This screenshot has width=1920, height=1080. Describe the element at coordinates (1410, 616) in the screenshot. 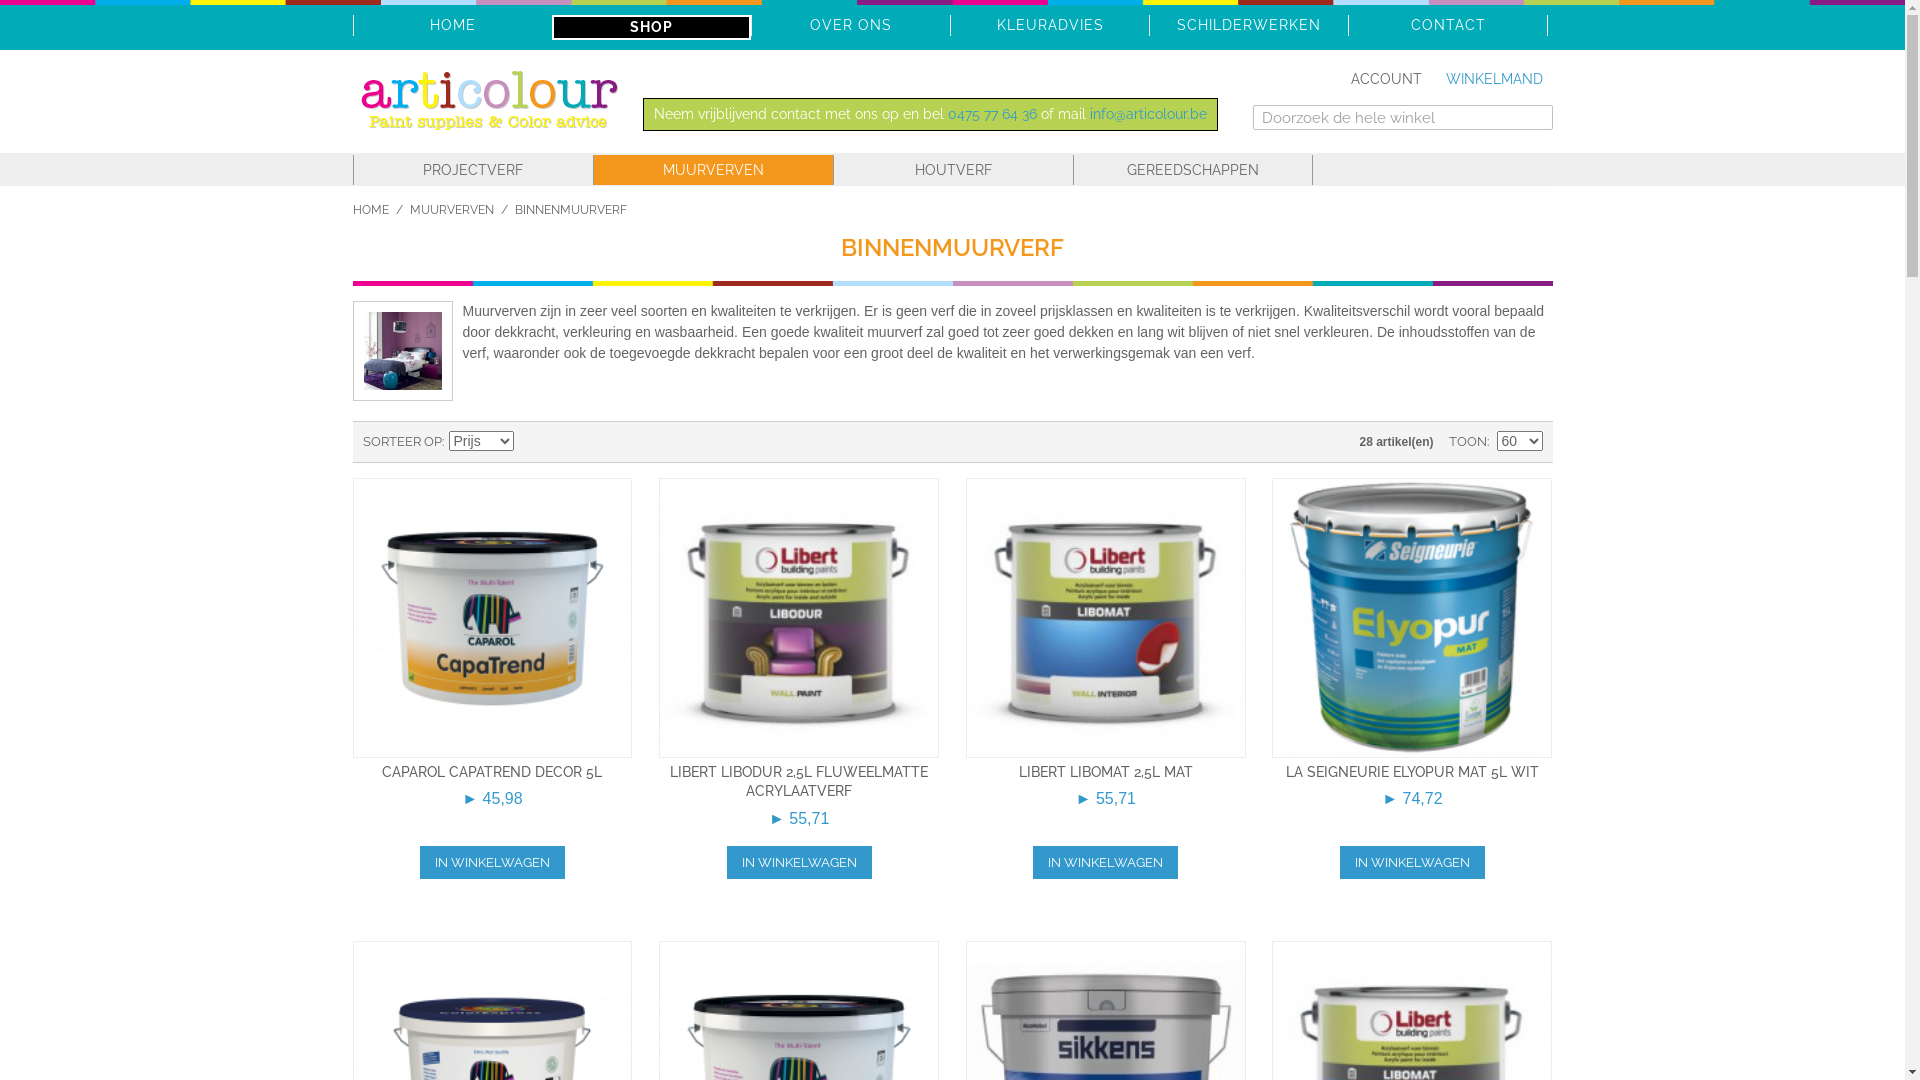

I see `'La Seigneurie Elyopur mat 5l wit'` at that location.